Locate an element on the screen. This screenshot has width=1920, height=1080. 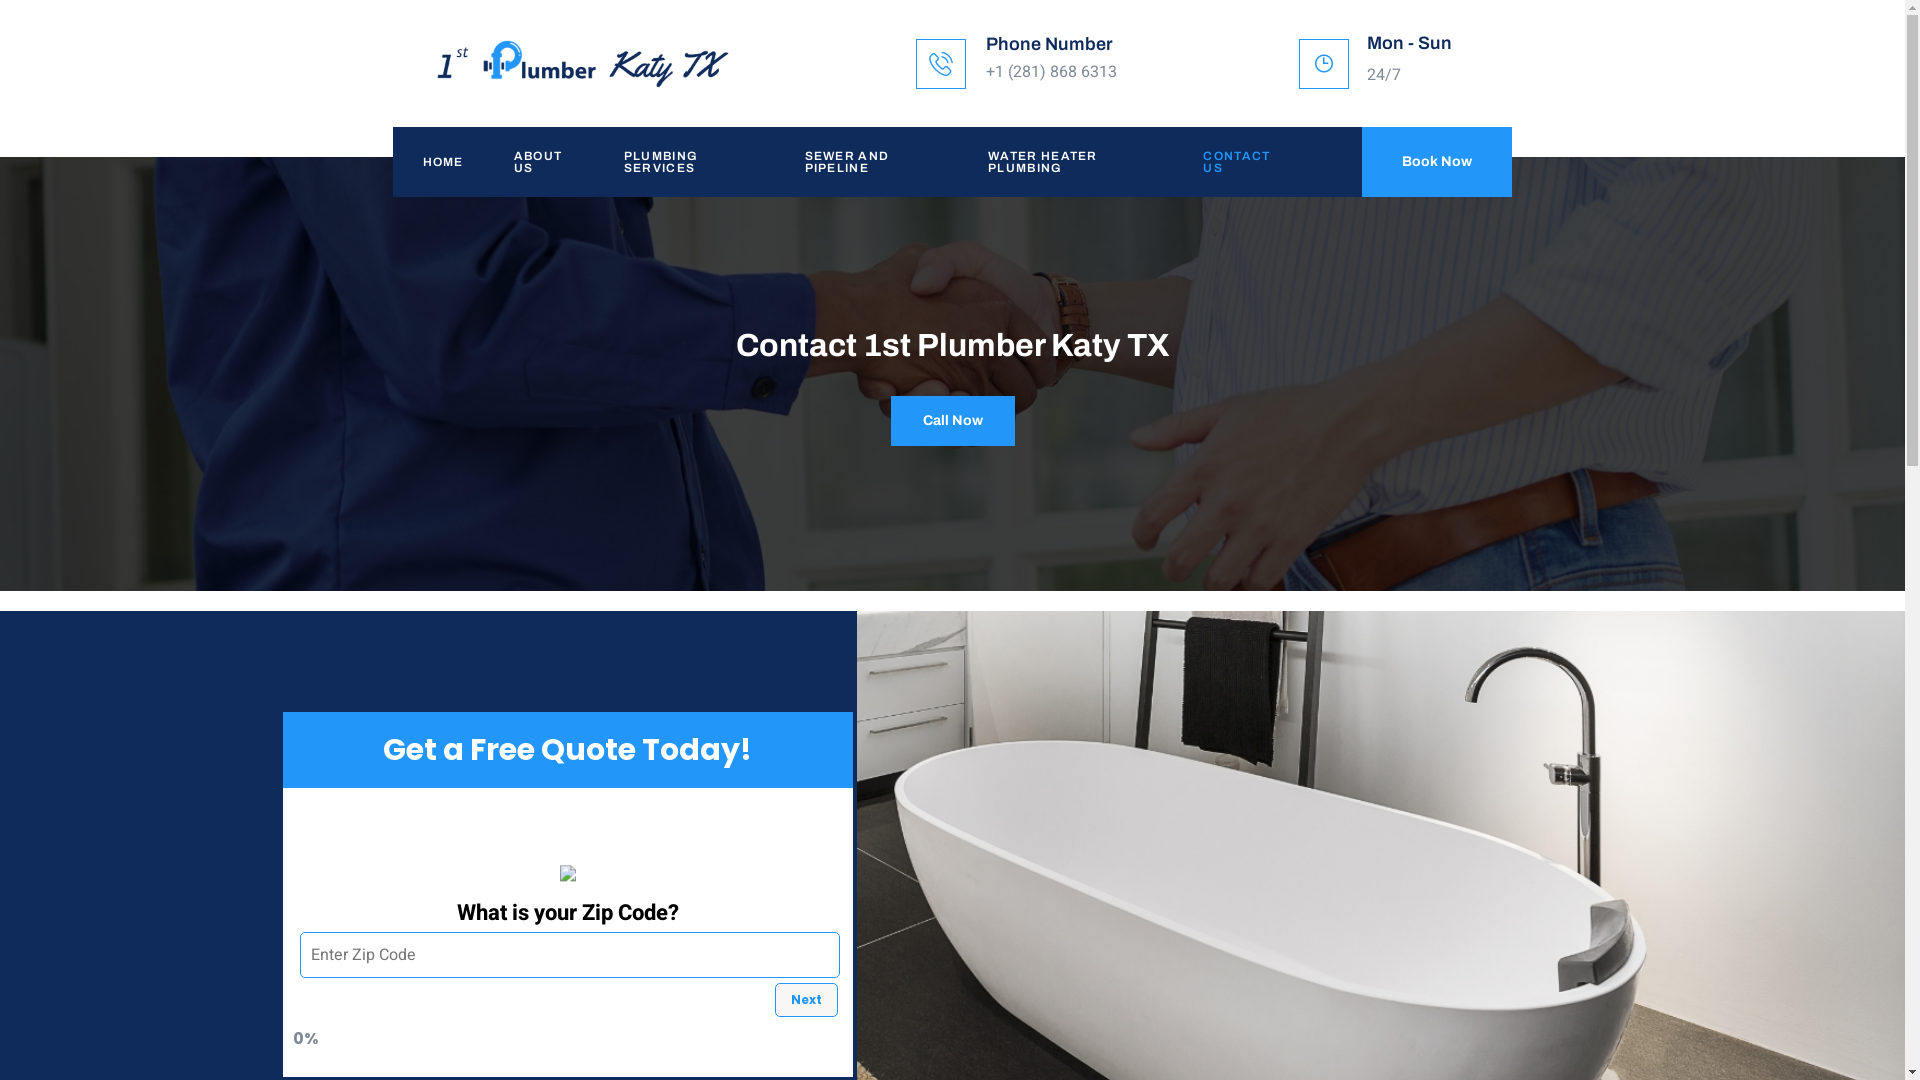
'WATER HEATER PLUMBING' is located at coordinates (957, 161).